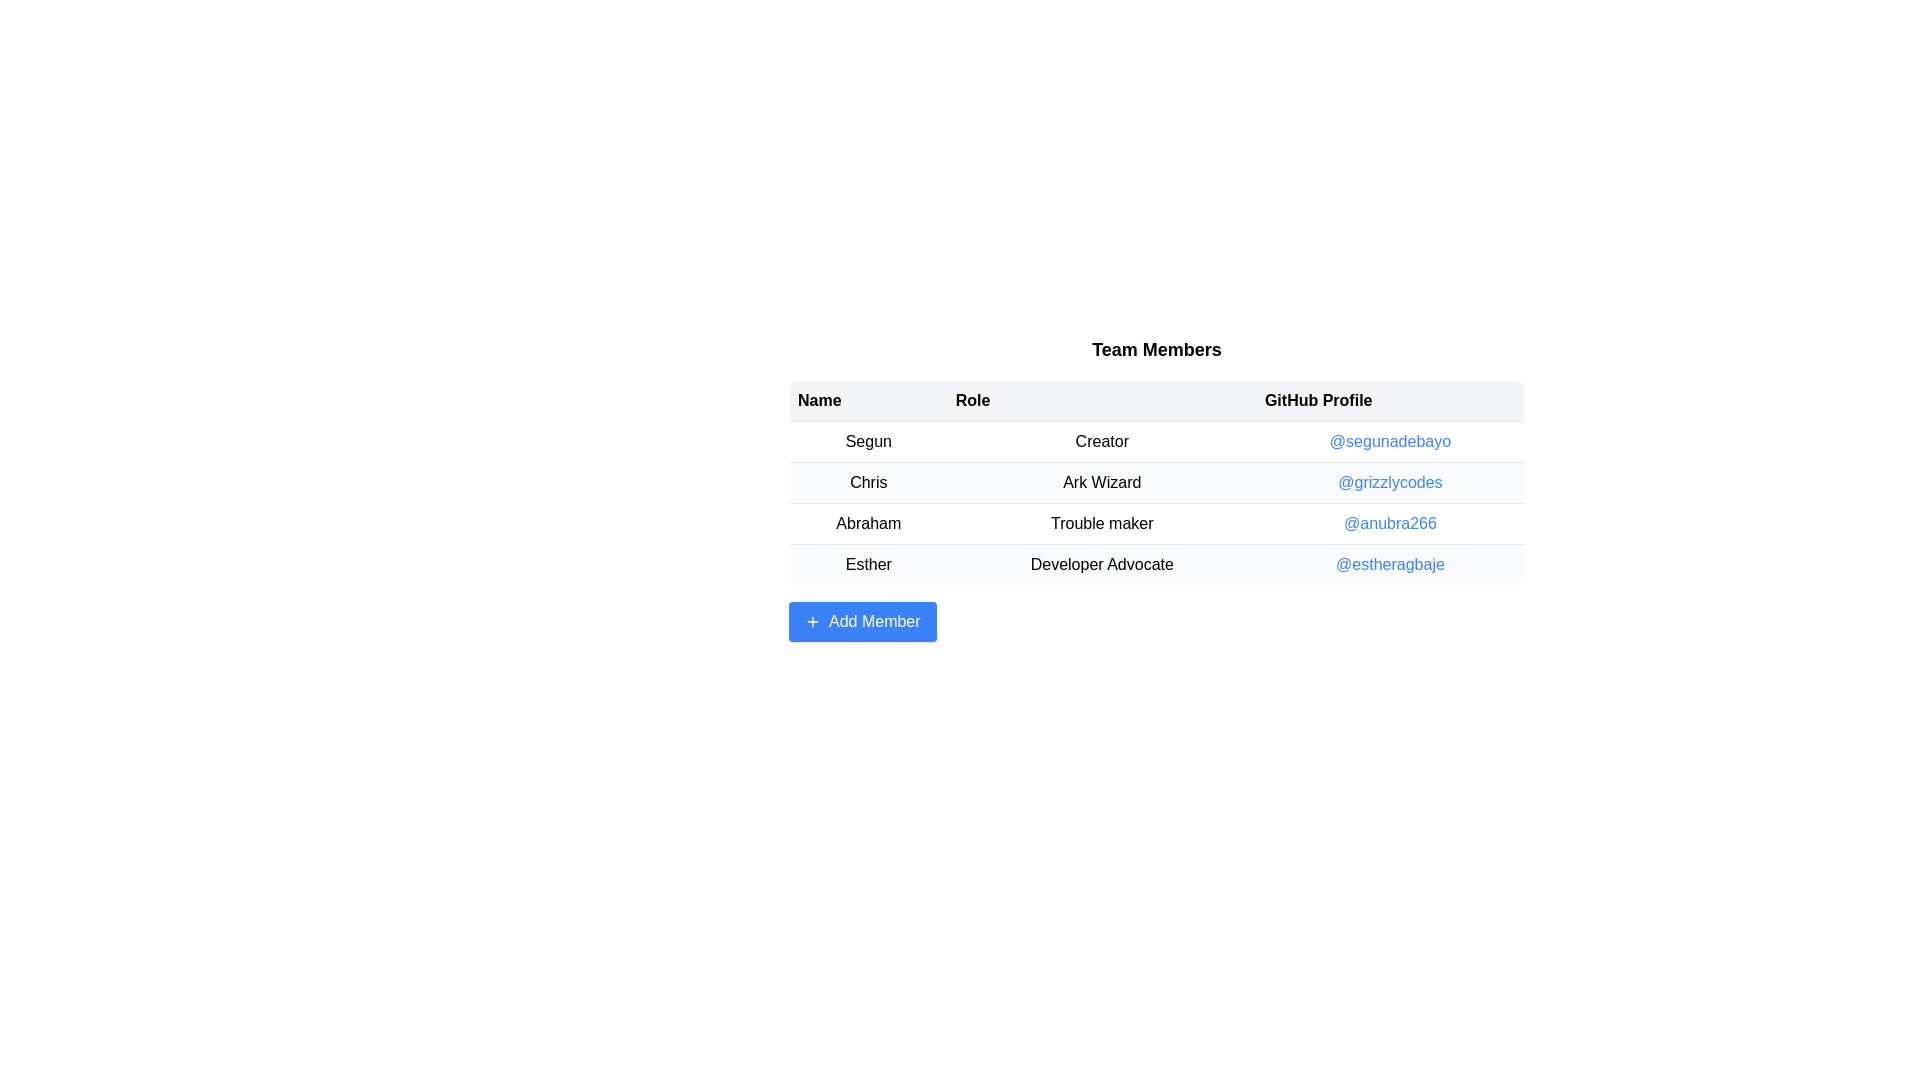 The height and width of the screenshot is (1080, 1920). Describe the element at coordinates (868, 482) in the screenshot. I see `the static text field displaying 'Chris' under the 'Name' column in the 'Team Members' table, which is styled with a light gray background` at that location.